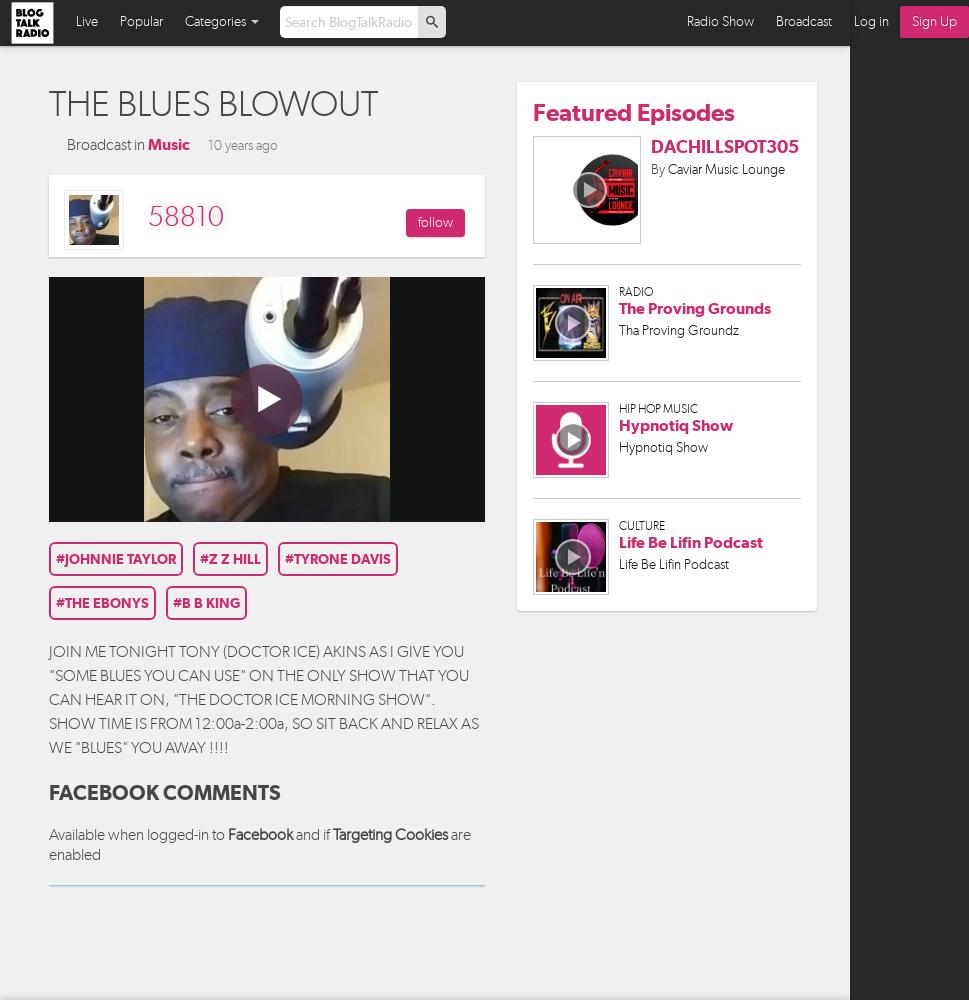  Describe the element at coordinates (852, 21) in the screenshot. I see `'Log in'` at that location.